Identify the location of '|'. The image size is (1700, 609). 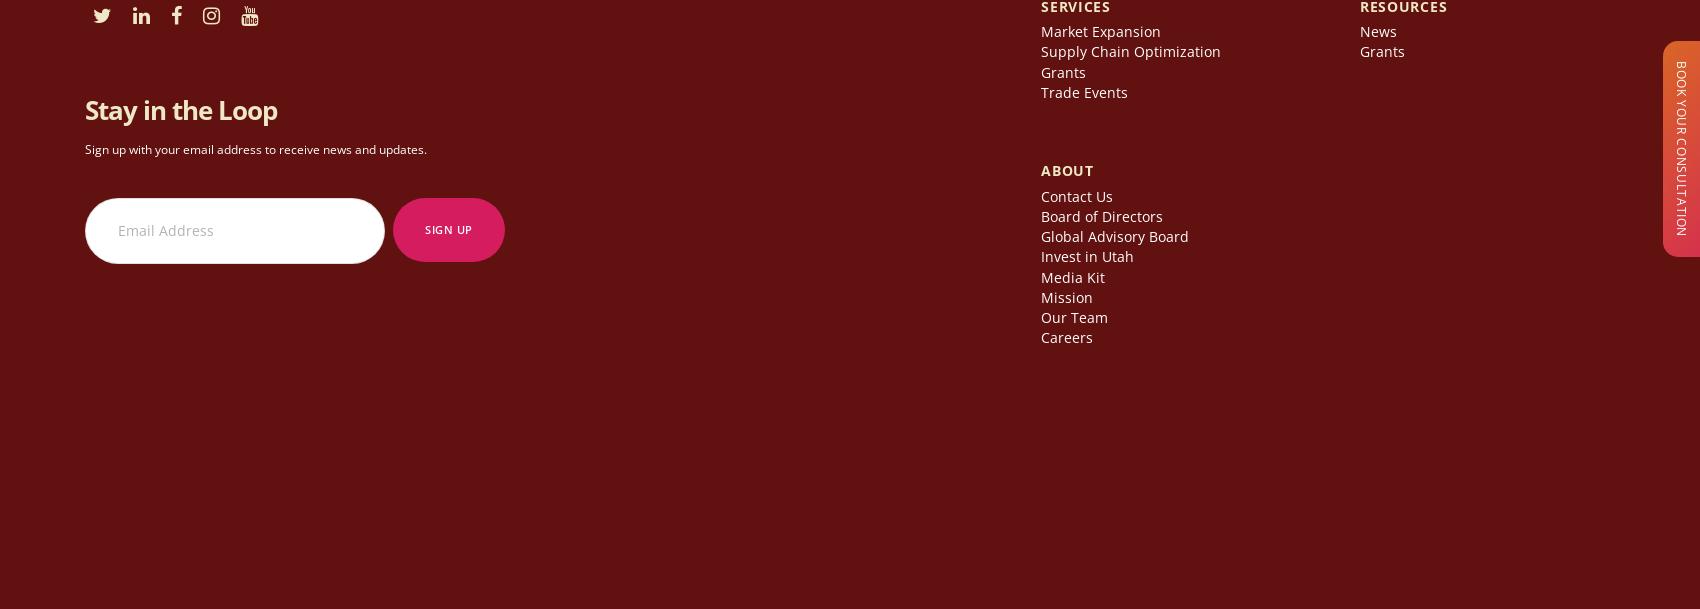
(408, 407).